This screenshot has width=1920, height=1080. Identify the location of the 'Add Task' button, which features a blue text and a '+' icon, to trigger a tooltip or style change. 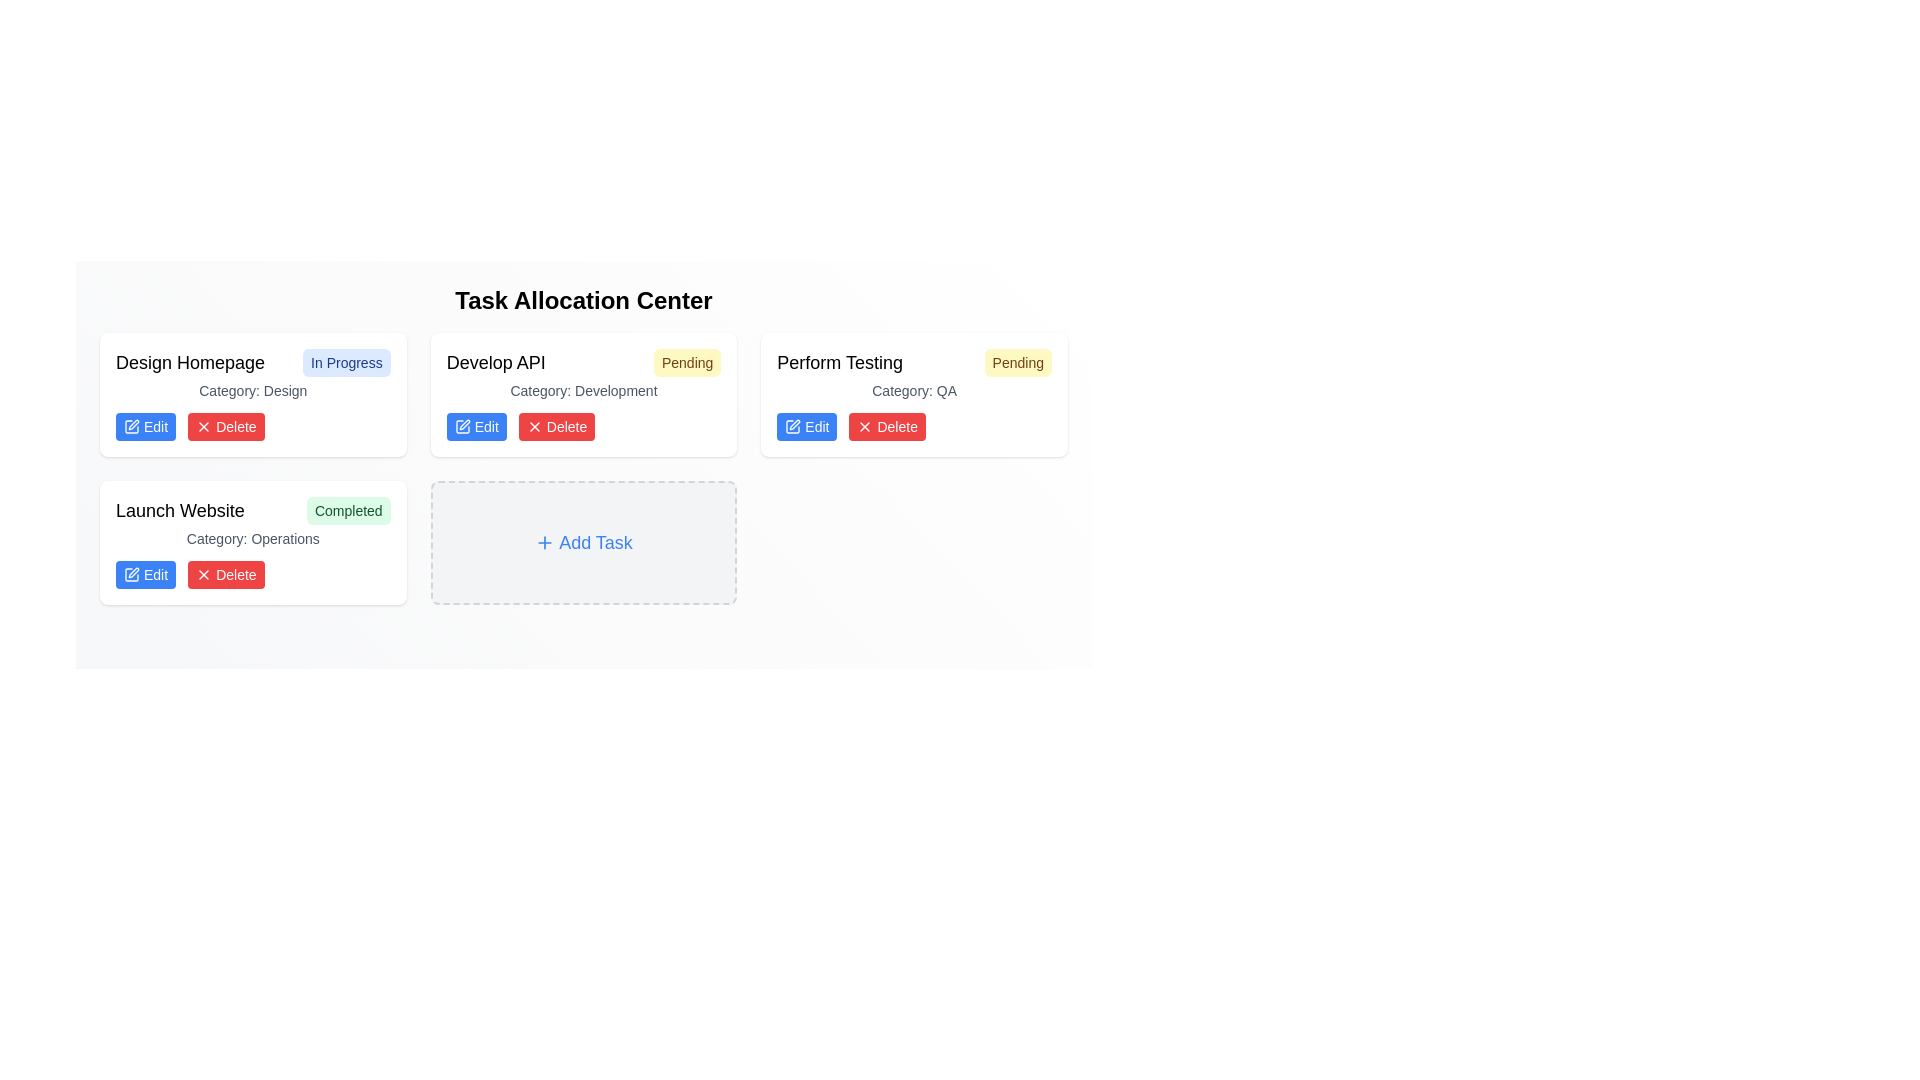
(583, 543).